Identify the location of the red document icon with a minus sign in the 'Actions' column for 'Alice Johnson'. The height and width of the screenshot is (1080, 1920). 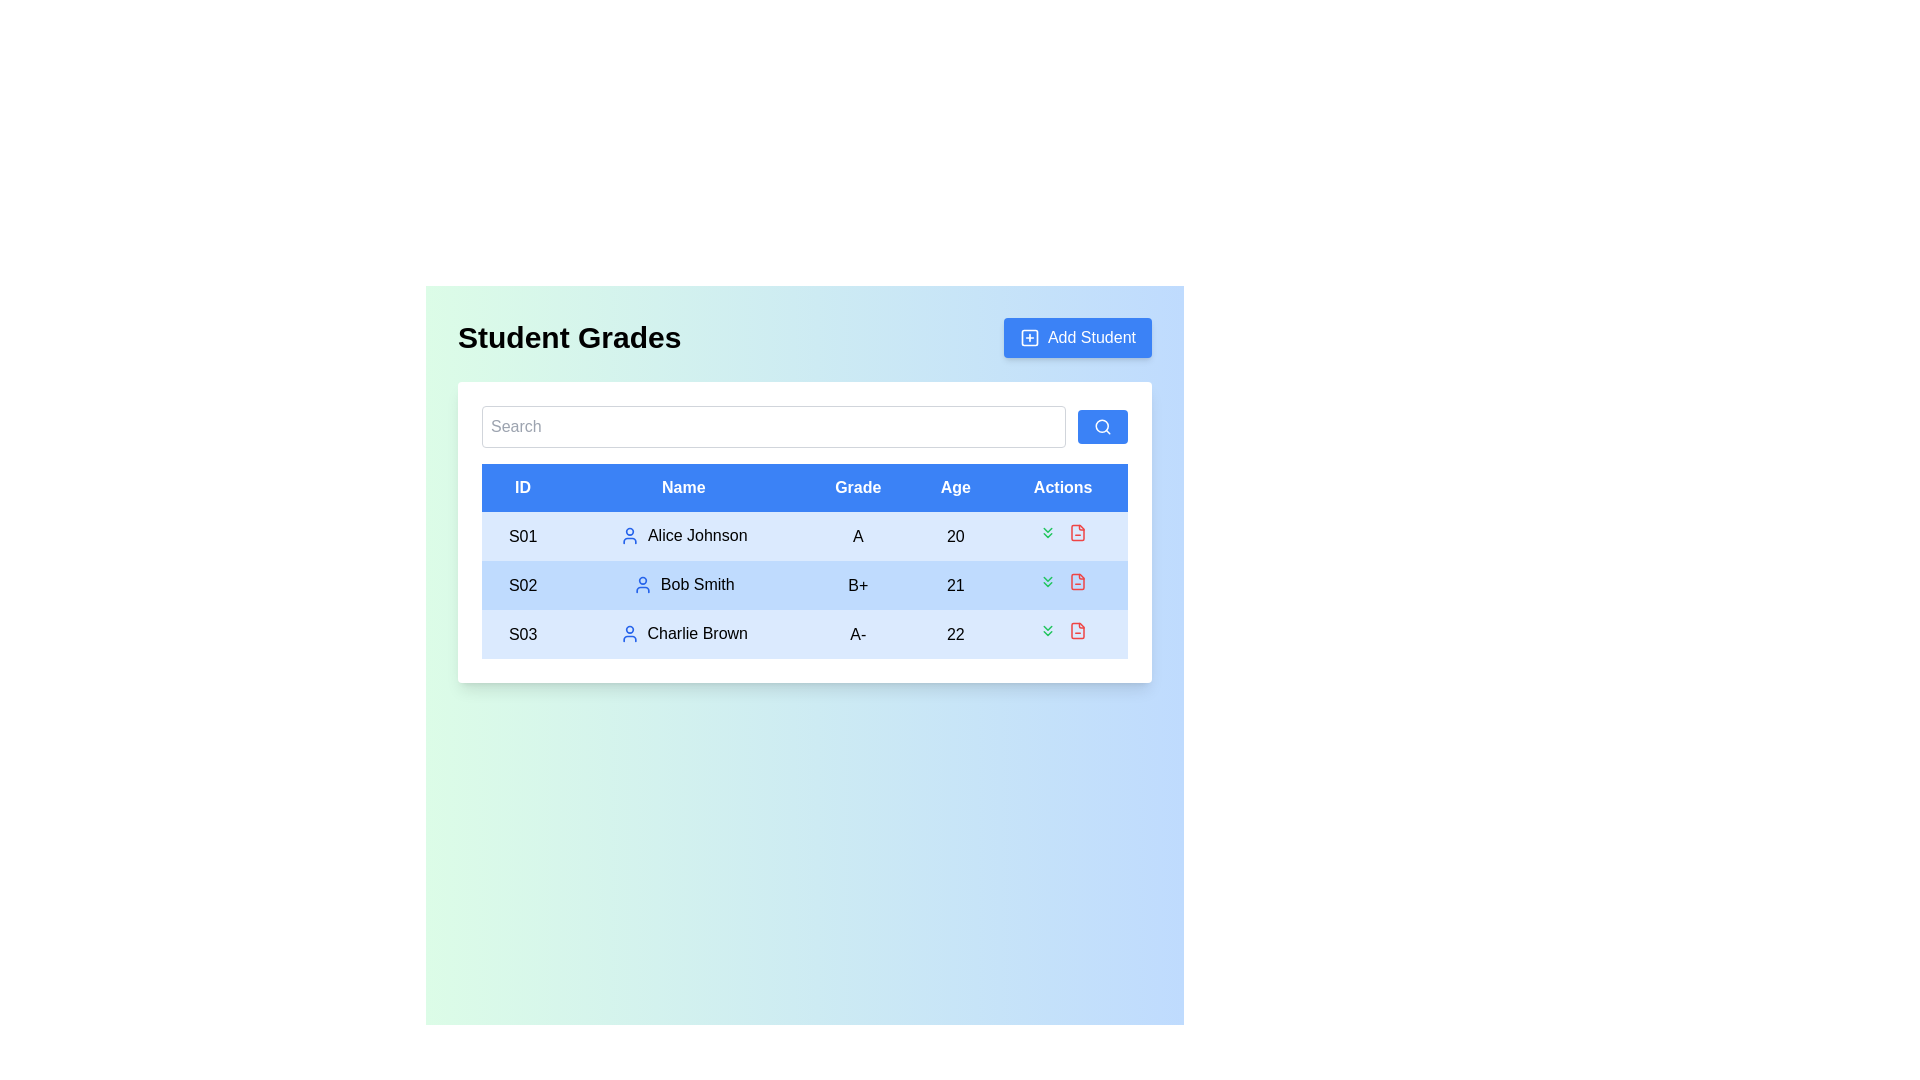
(1077, 531).